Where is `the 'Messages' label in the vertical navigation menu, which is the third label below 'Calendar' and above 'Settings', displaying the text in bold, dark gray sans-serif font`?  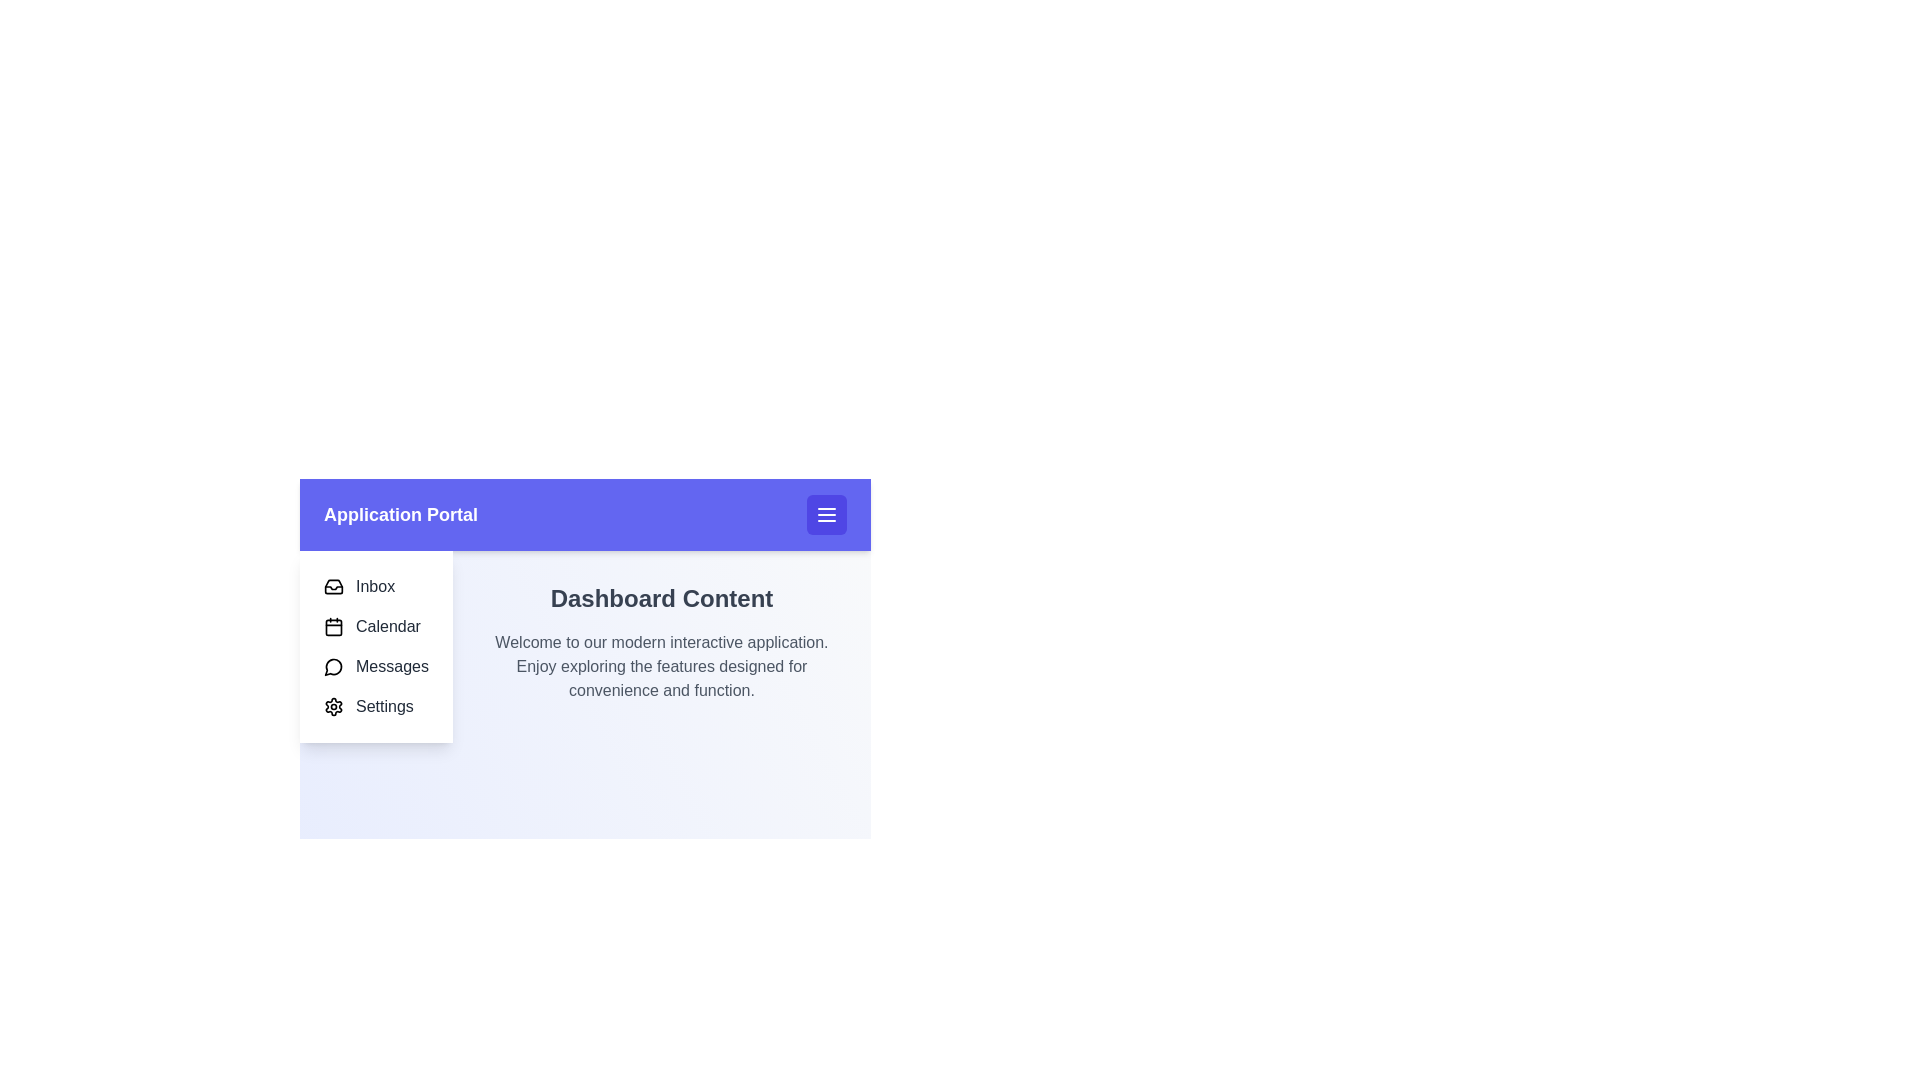
the 'Messages' label in the vertical navigation menu, which is the third label below 'Calendar' and above 'Settings', displaying the text in bold, dark gray sans-serif font is located at coordinates (392, 667).